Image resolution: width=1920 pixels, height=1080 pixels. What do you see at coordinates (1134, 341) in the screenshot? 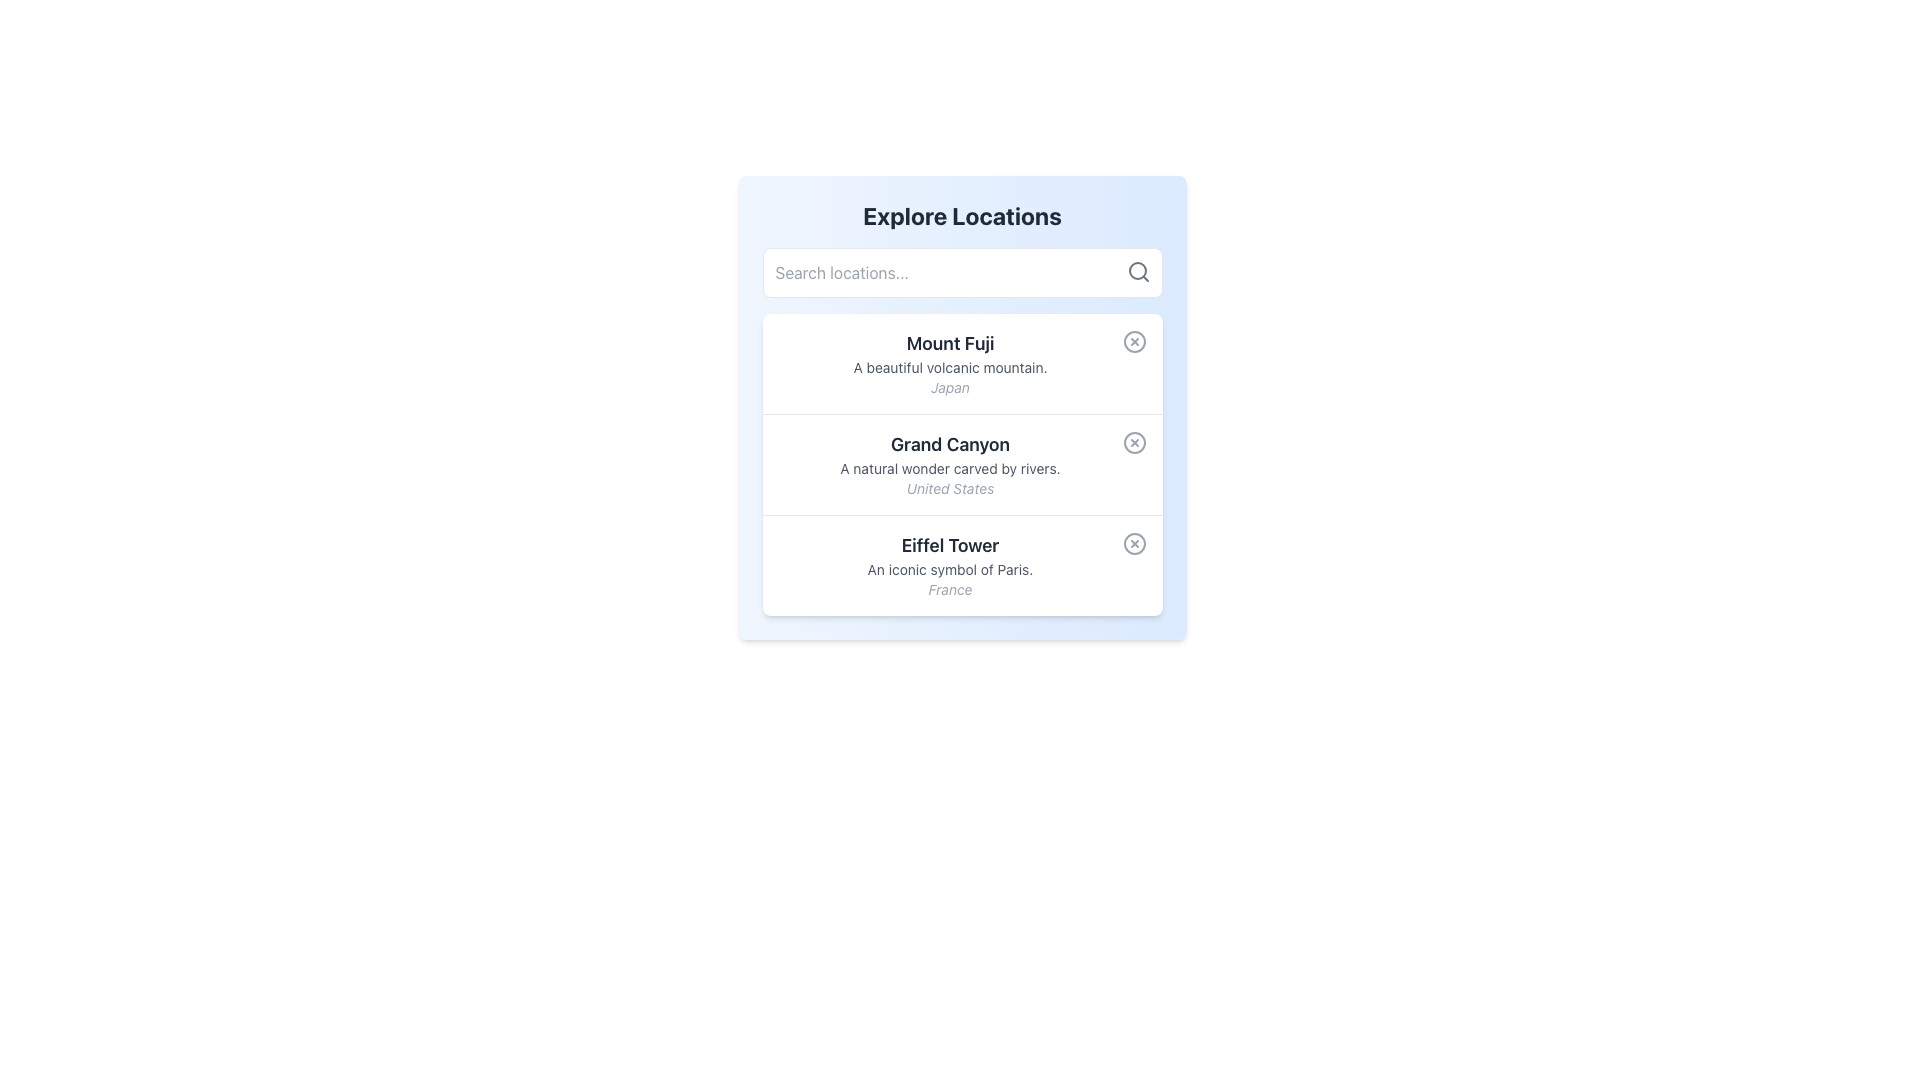
I see `the deletion button located at the rightmost position of the row containing 'Mount Fuji', 'A beautiful volcanic mountain.', and 'Japan' to initiate the removal of the associated list item` at bounding box center [1134, 341].